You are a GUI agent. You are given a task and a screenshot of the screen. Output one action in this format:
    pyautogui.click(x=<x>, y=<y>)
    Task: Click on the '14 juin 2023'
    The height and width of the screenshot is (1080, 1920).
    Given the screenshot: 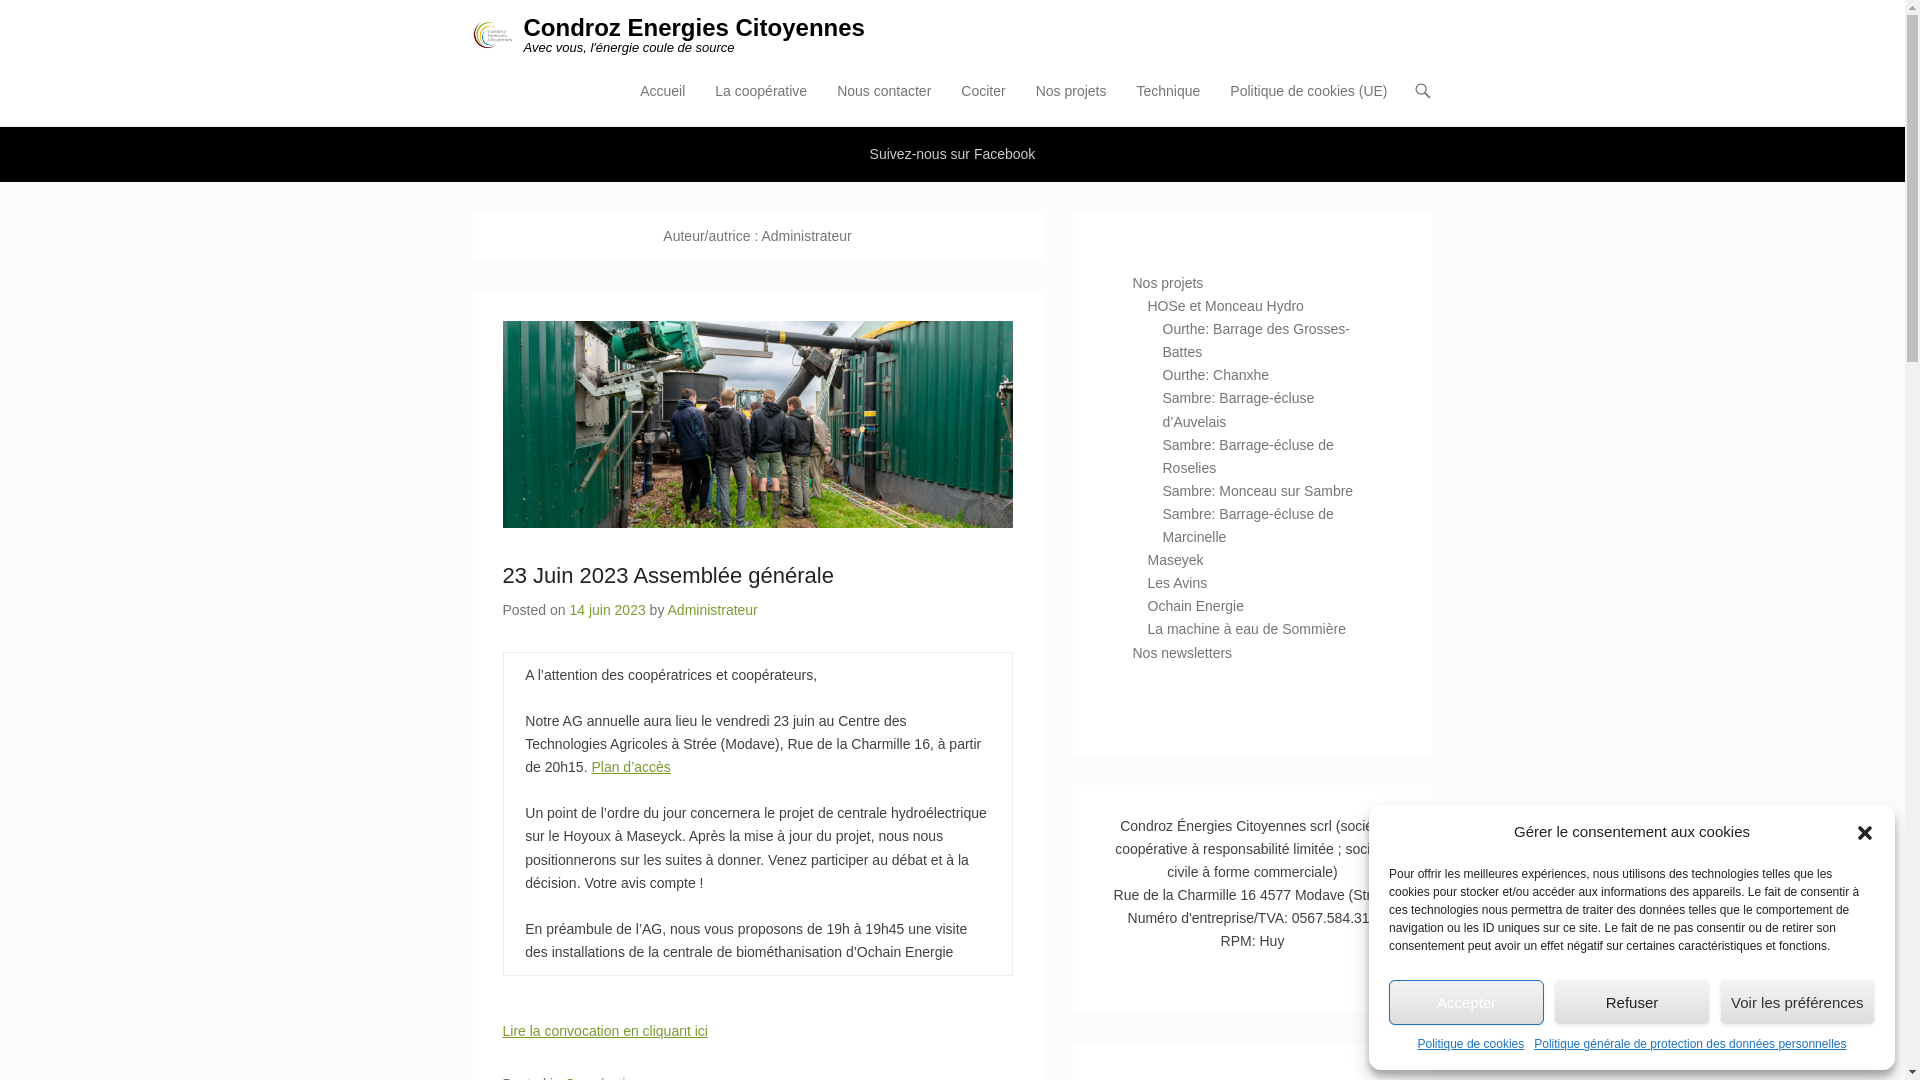 What is the action you would take?
    pyautogui.click(x=605, y=608)
    